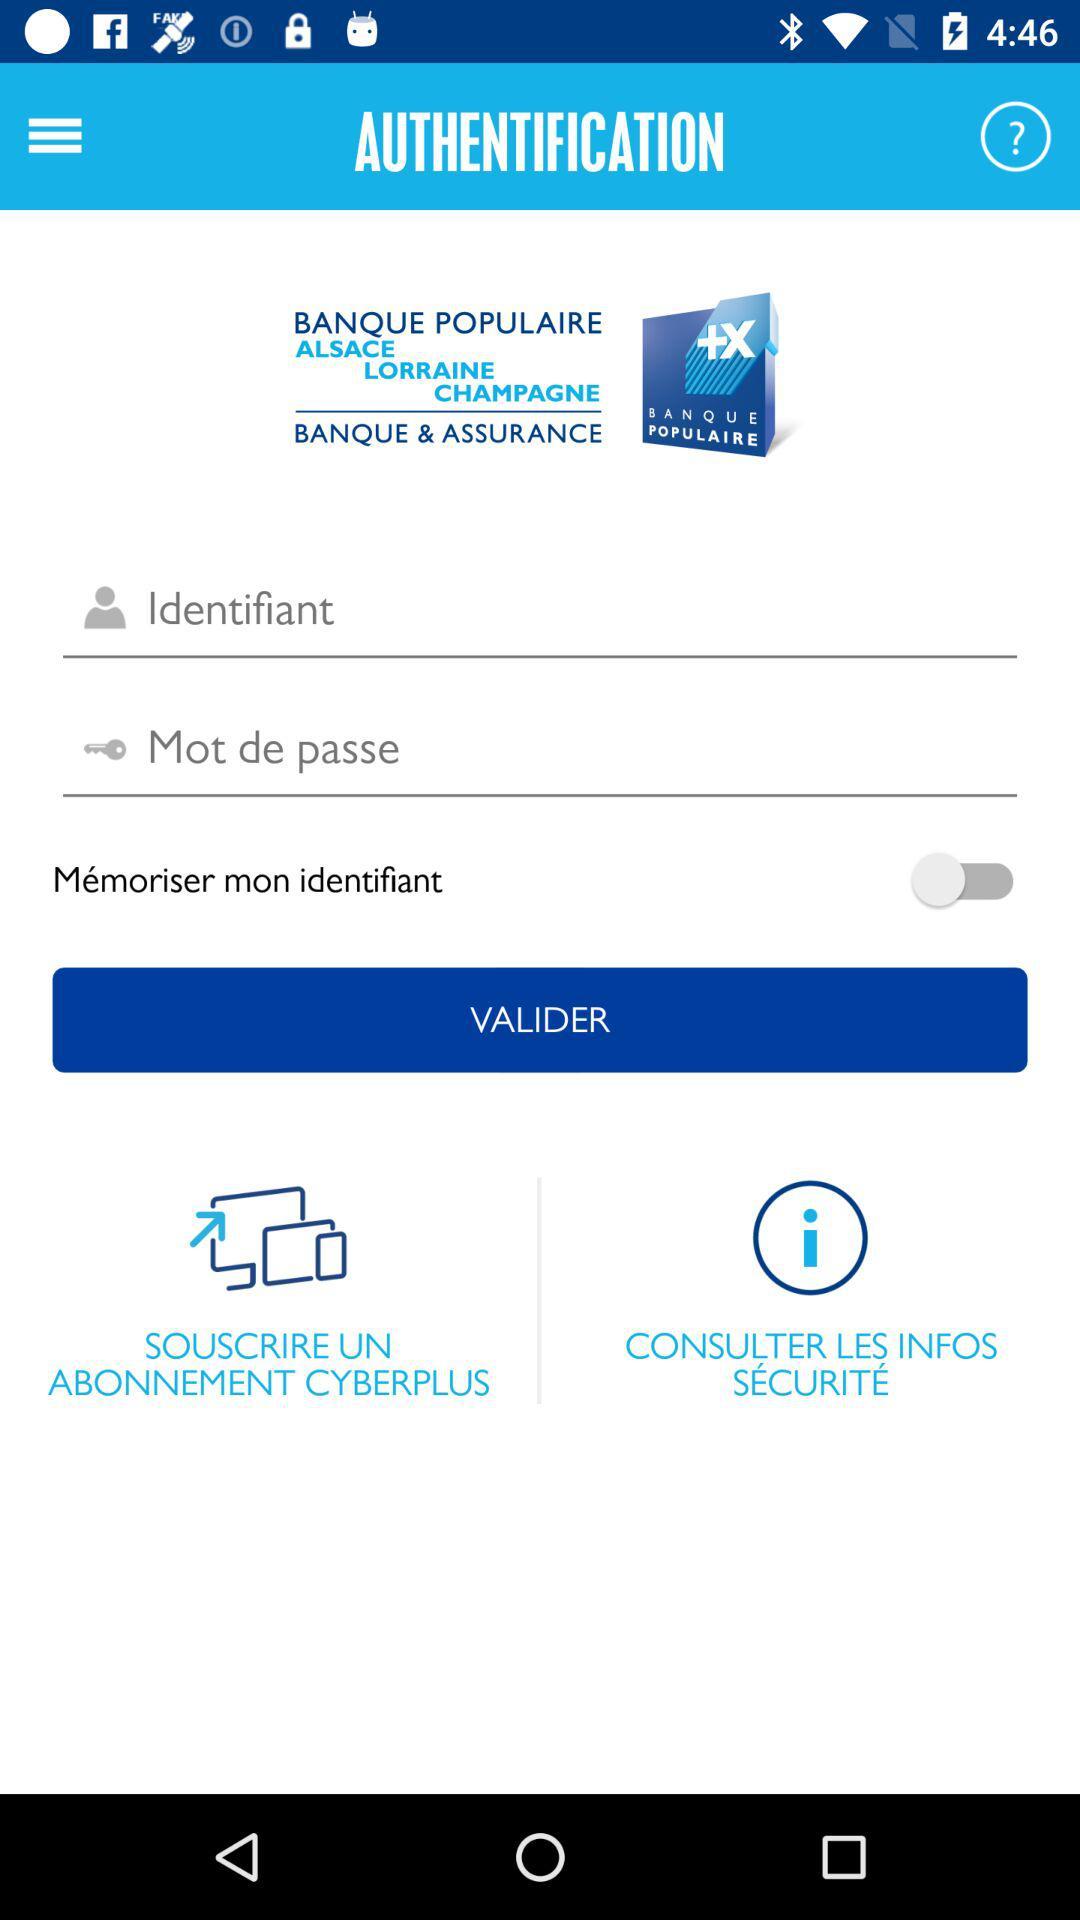 Image resolution: width=1080 pixels, height=1920 pixels. Describe the element at coordinates (1015, 135) in the screenshot. I see `the question mark icon` at that location.